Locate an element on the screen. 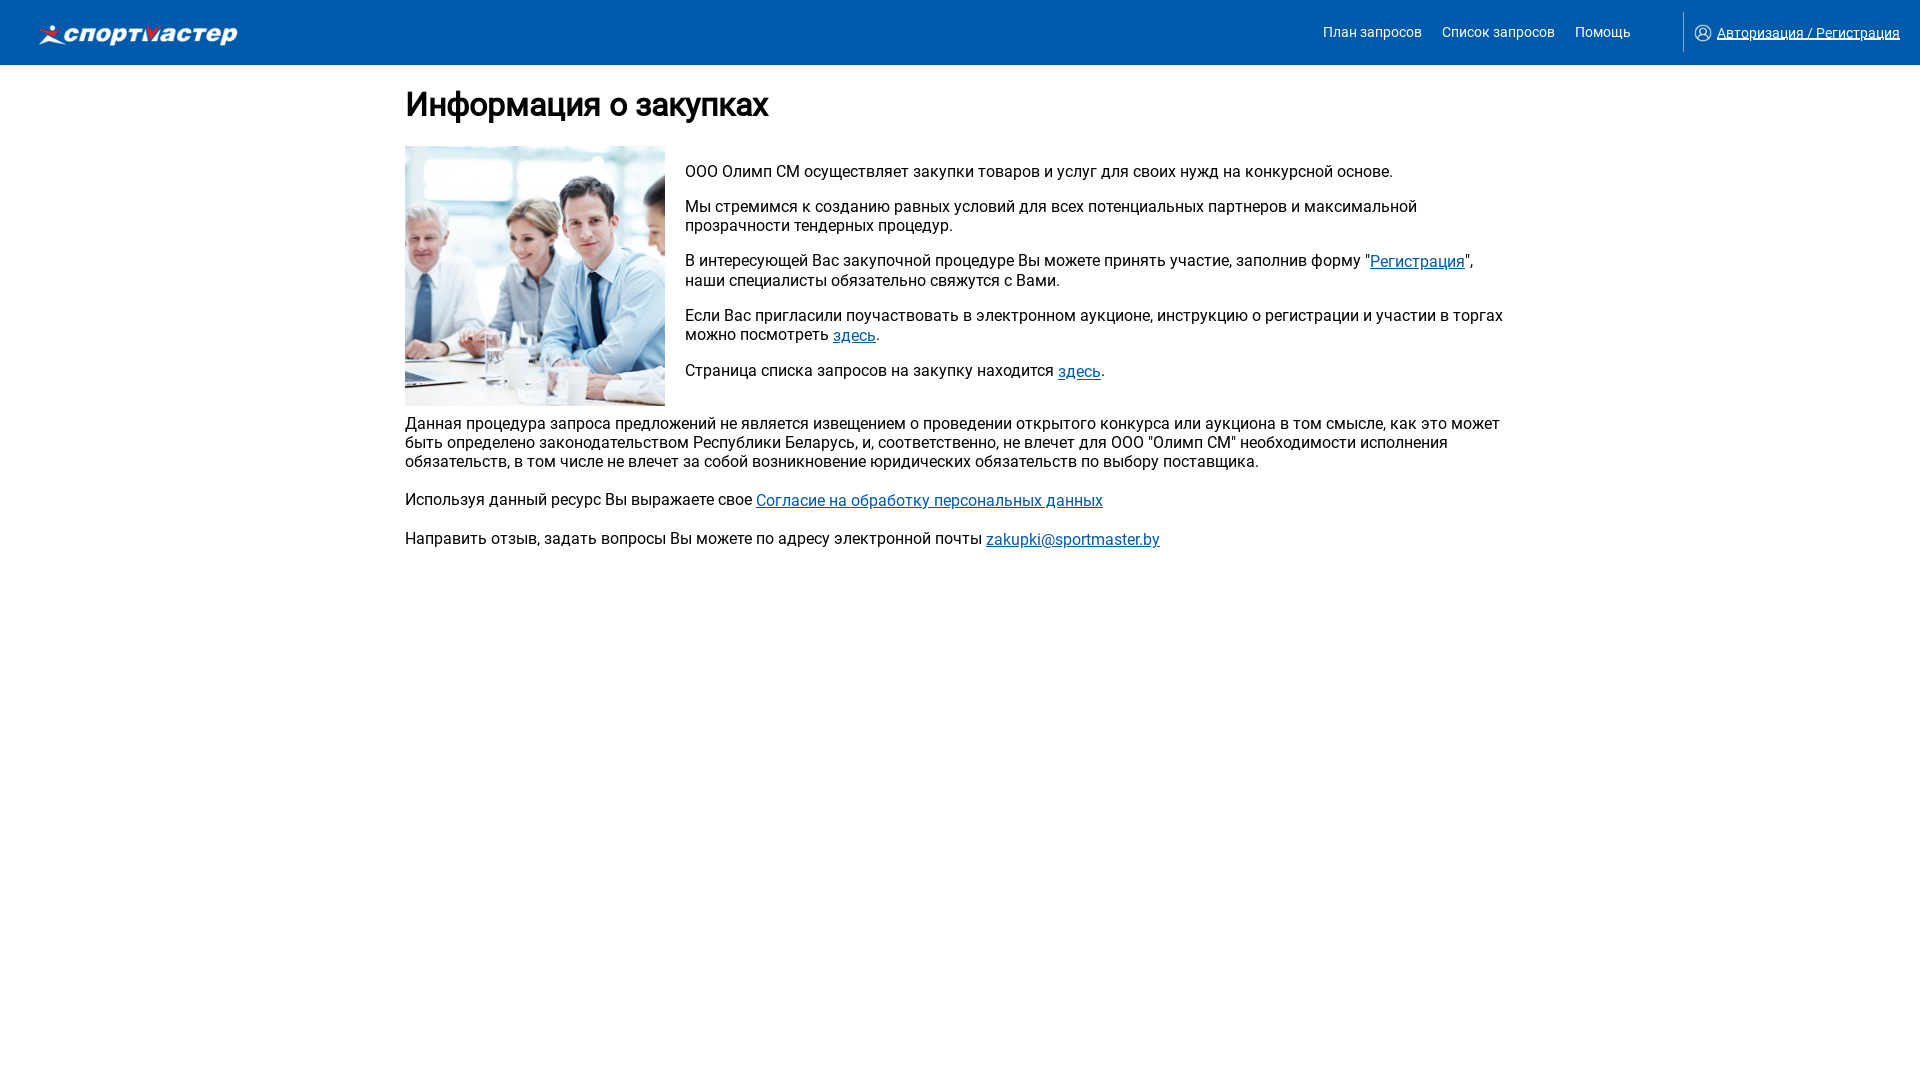 The image size is (1920, 1080). 'zakupki@sportmaster.by' is located at coordinates (1072, 538).